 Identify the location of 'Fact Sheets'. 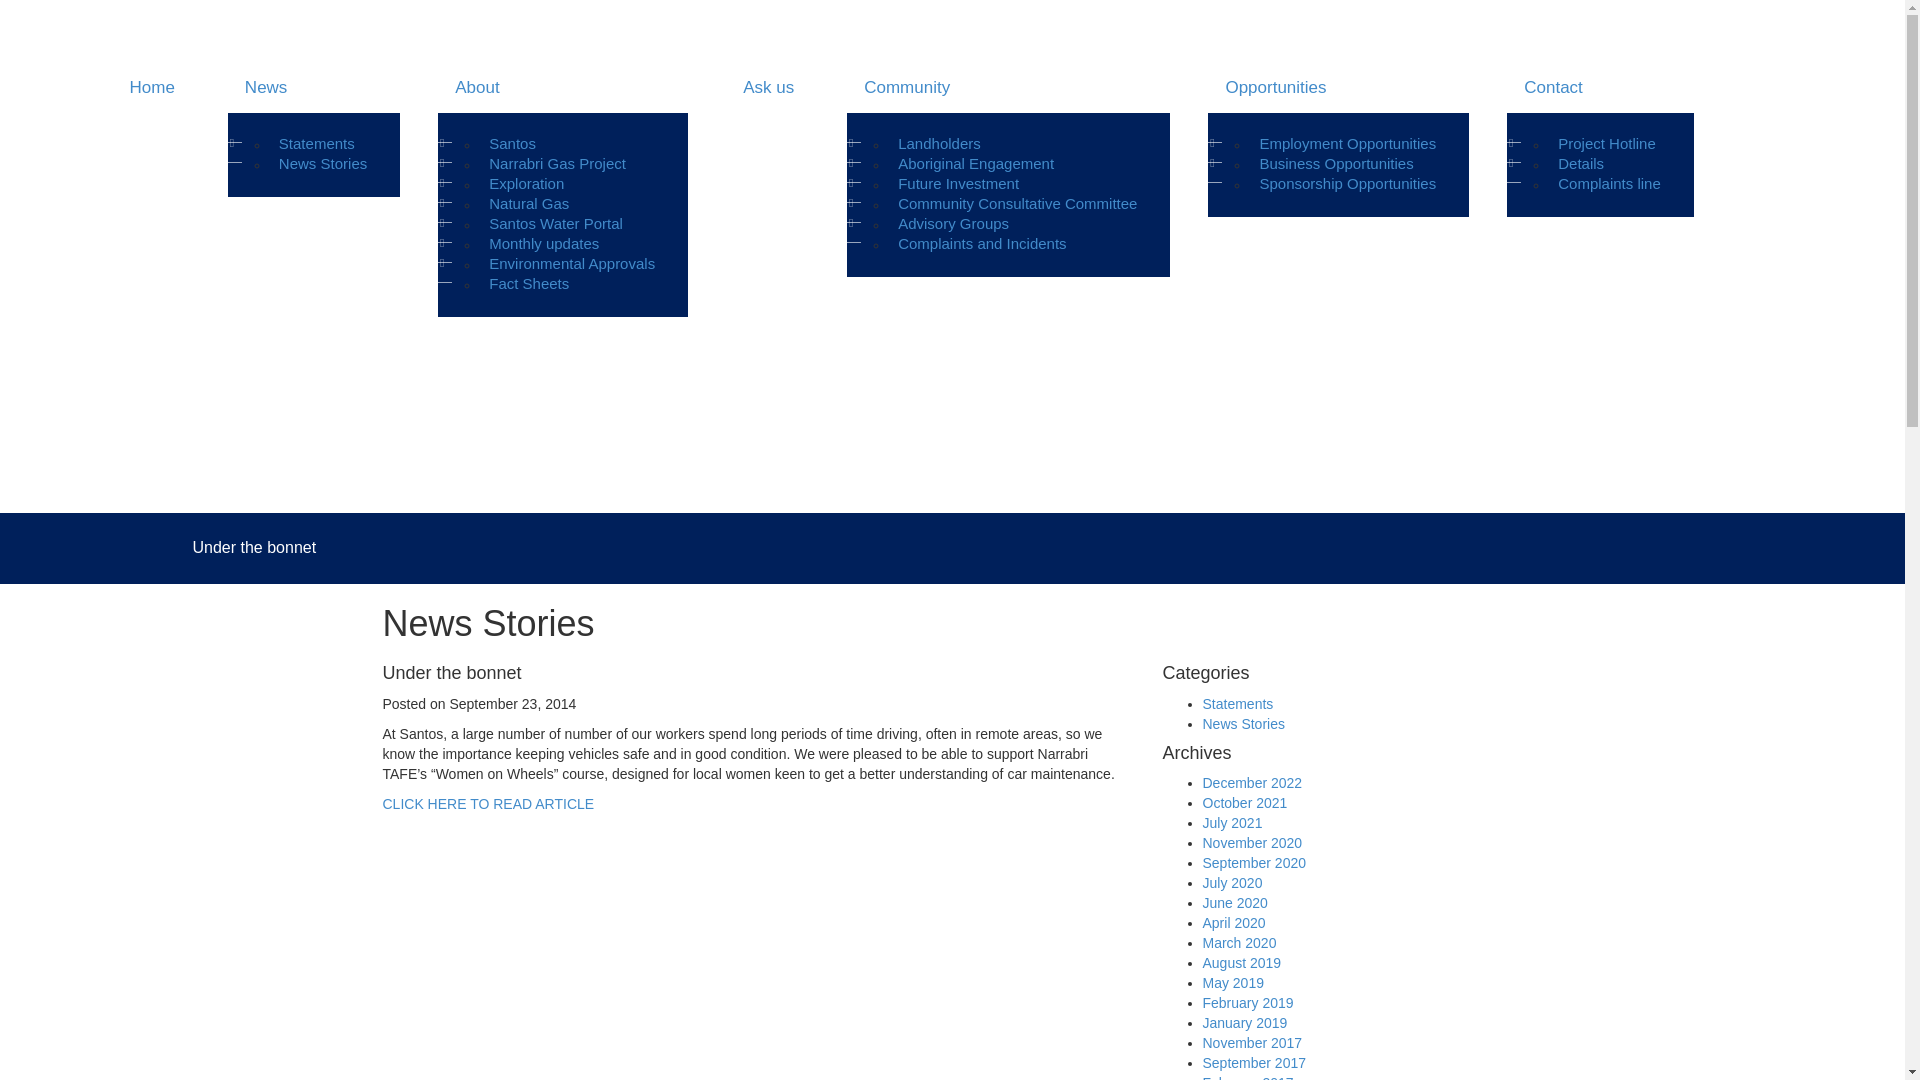
(528, 284).